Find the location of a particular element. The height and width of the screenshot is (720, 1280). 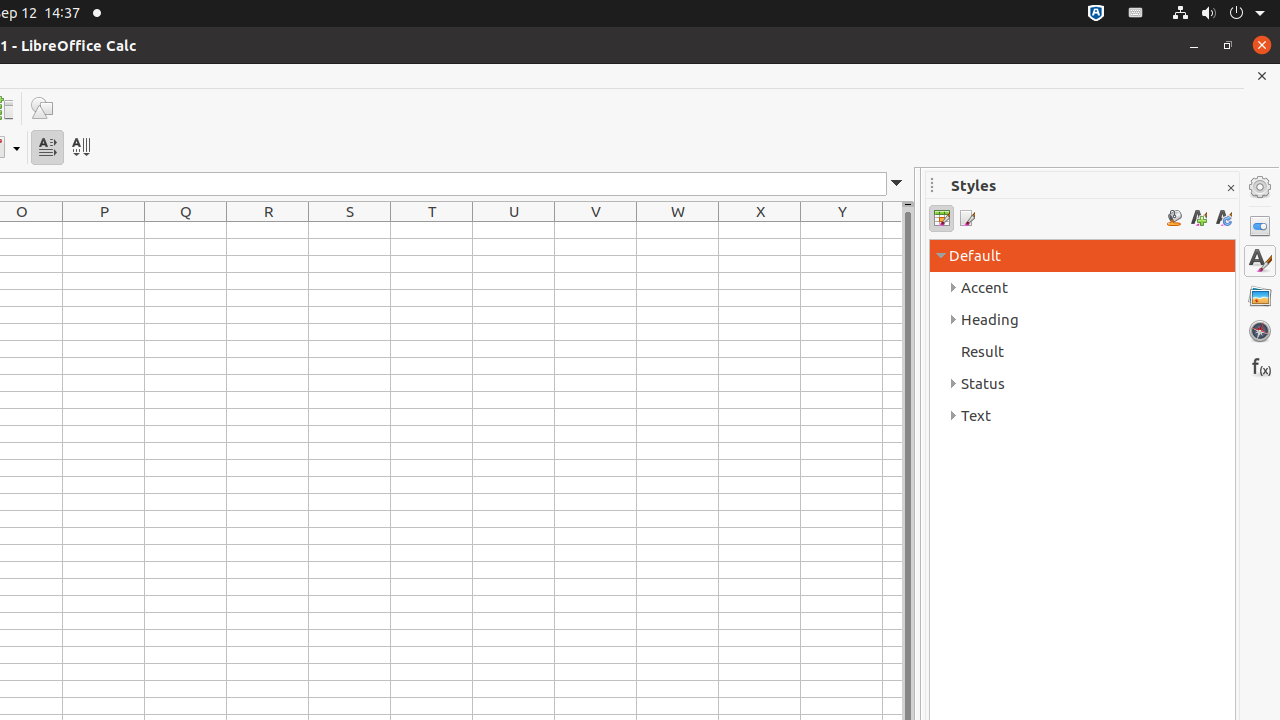

'Update Style' is located at coordinates (1222, 218).